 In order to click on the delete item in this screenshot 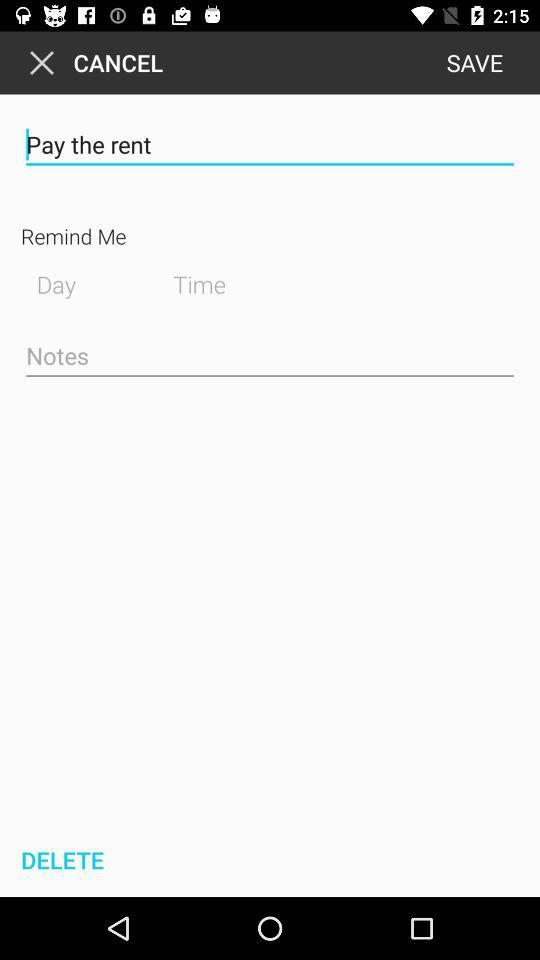, I will do `click(59, 859)`.